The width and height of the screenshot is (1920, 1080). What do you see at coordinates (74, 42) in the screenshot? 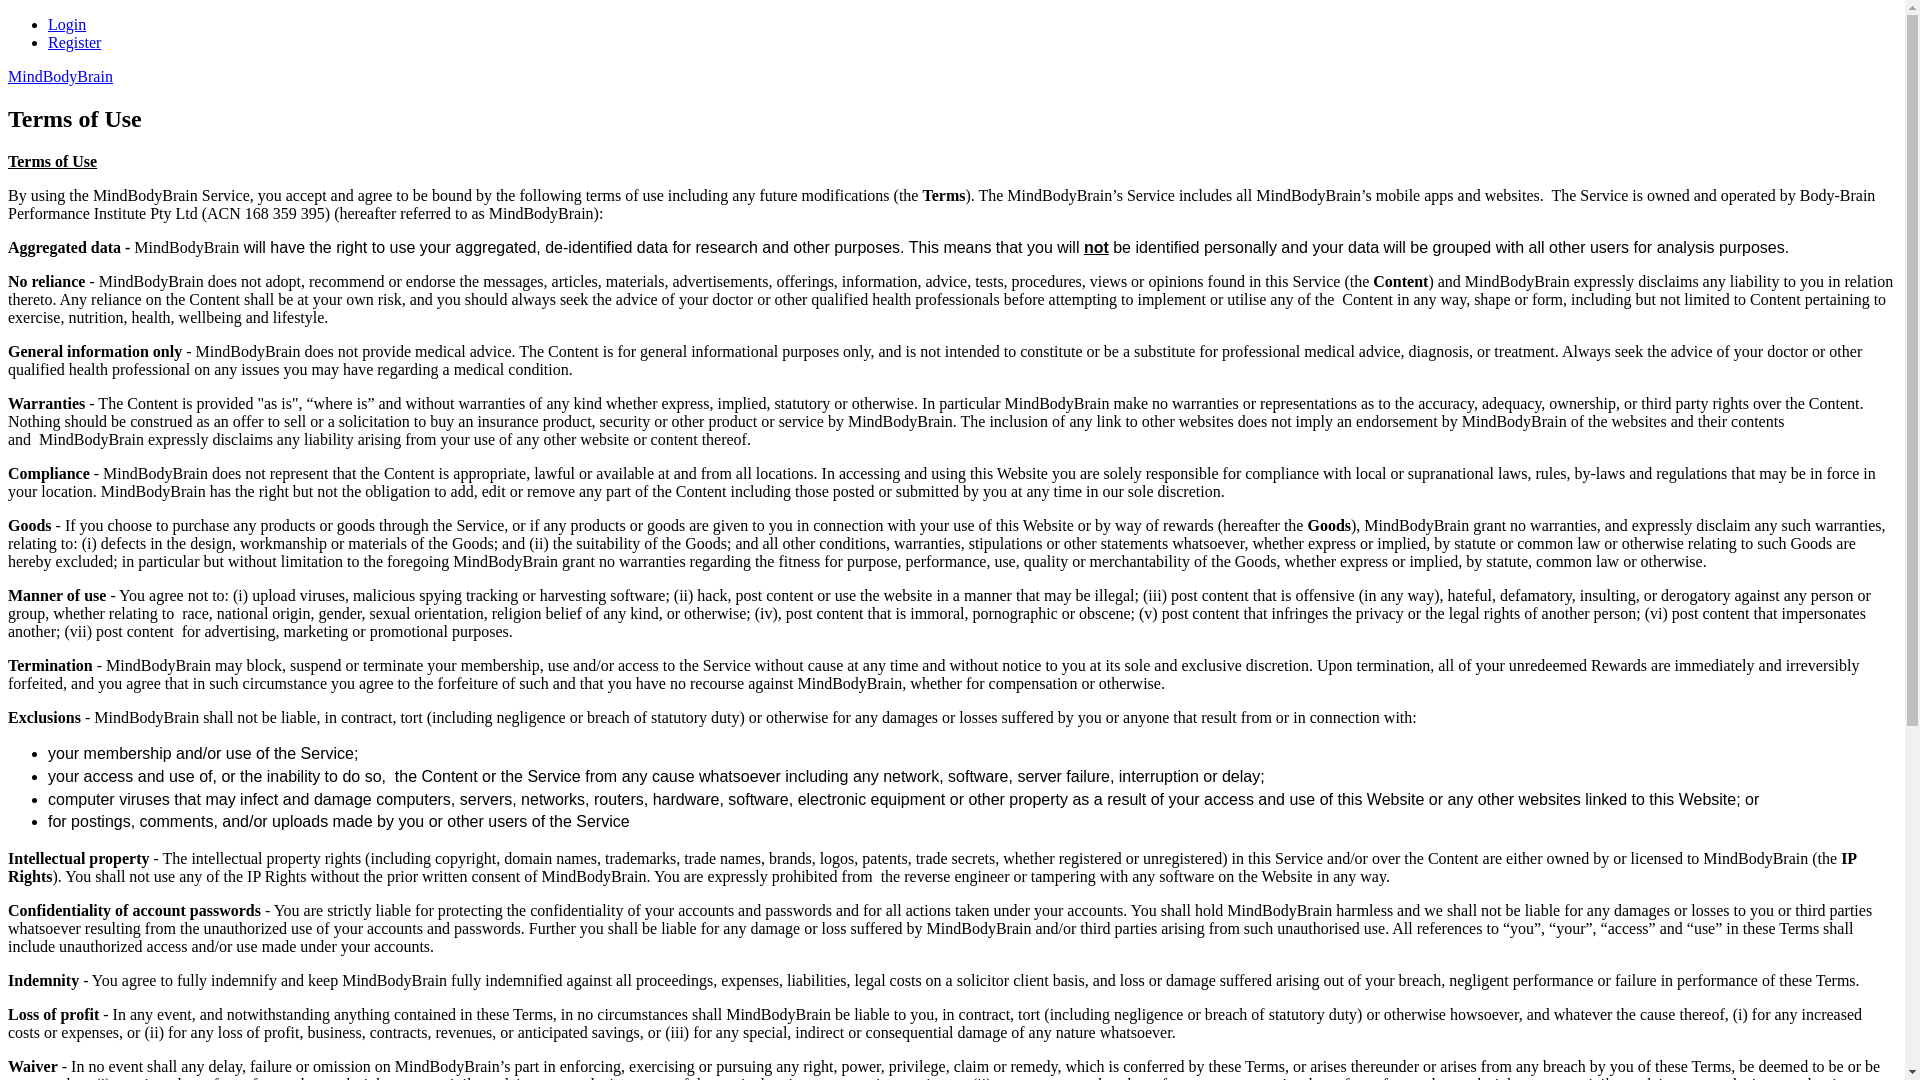
I see `'Register'` at bounding box center [74, 42].